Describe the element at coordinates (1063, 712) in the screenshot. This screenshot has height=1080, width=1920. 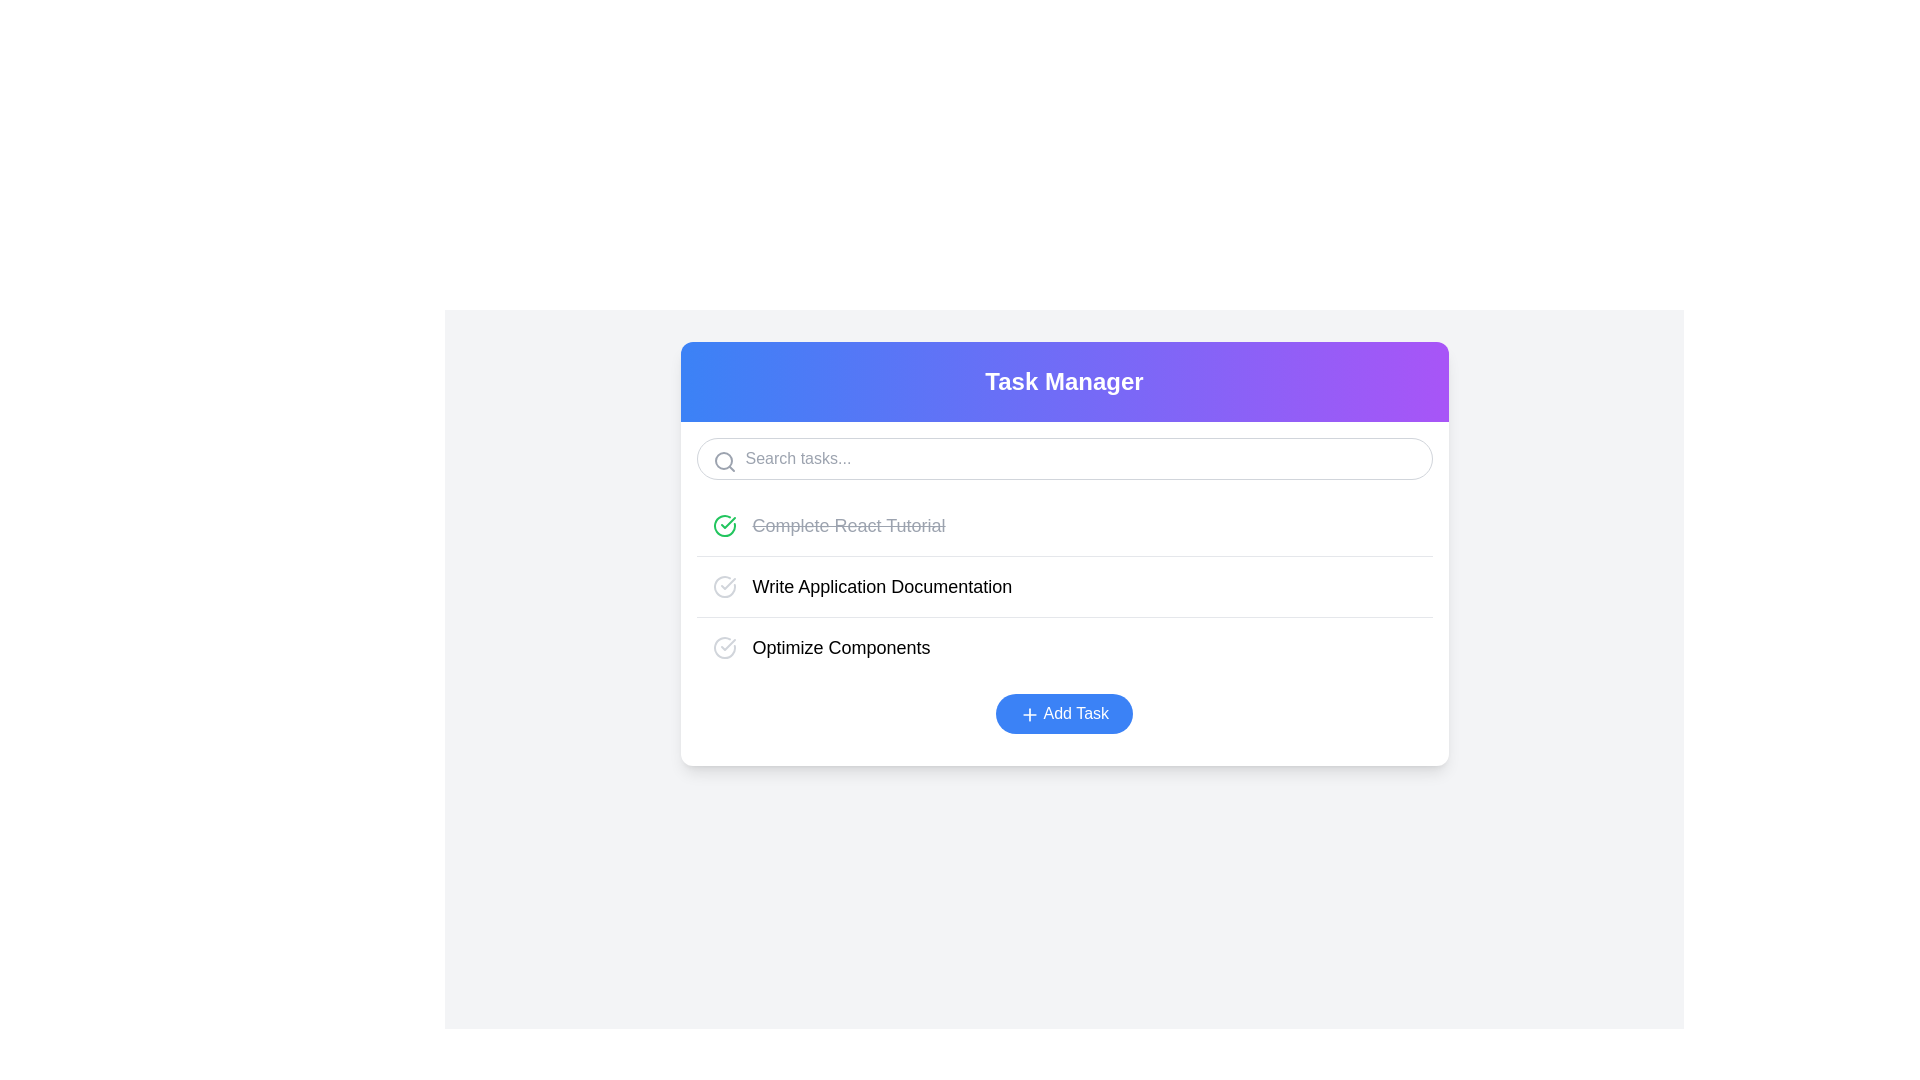
I see `the button located at the bottom of the content section, which opens a form for adding a new task` at that location.